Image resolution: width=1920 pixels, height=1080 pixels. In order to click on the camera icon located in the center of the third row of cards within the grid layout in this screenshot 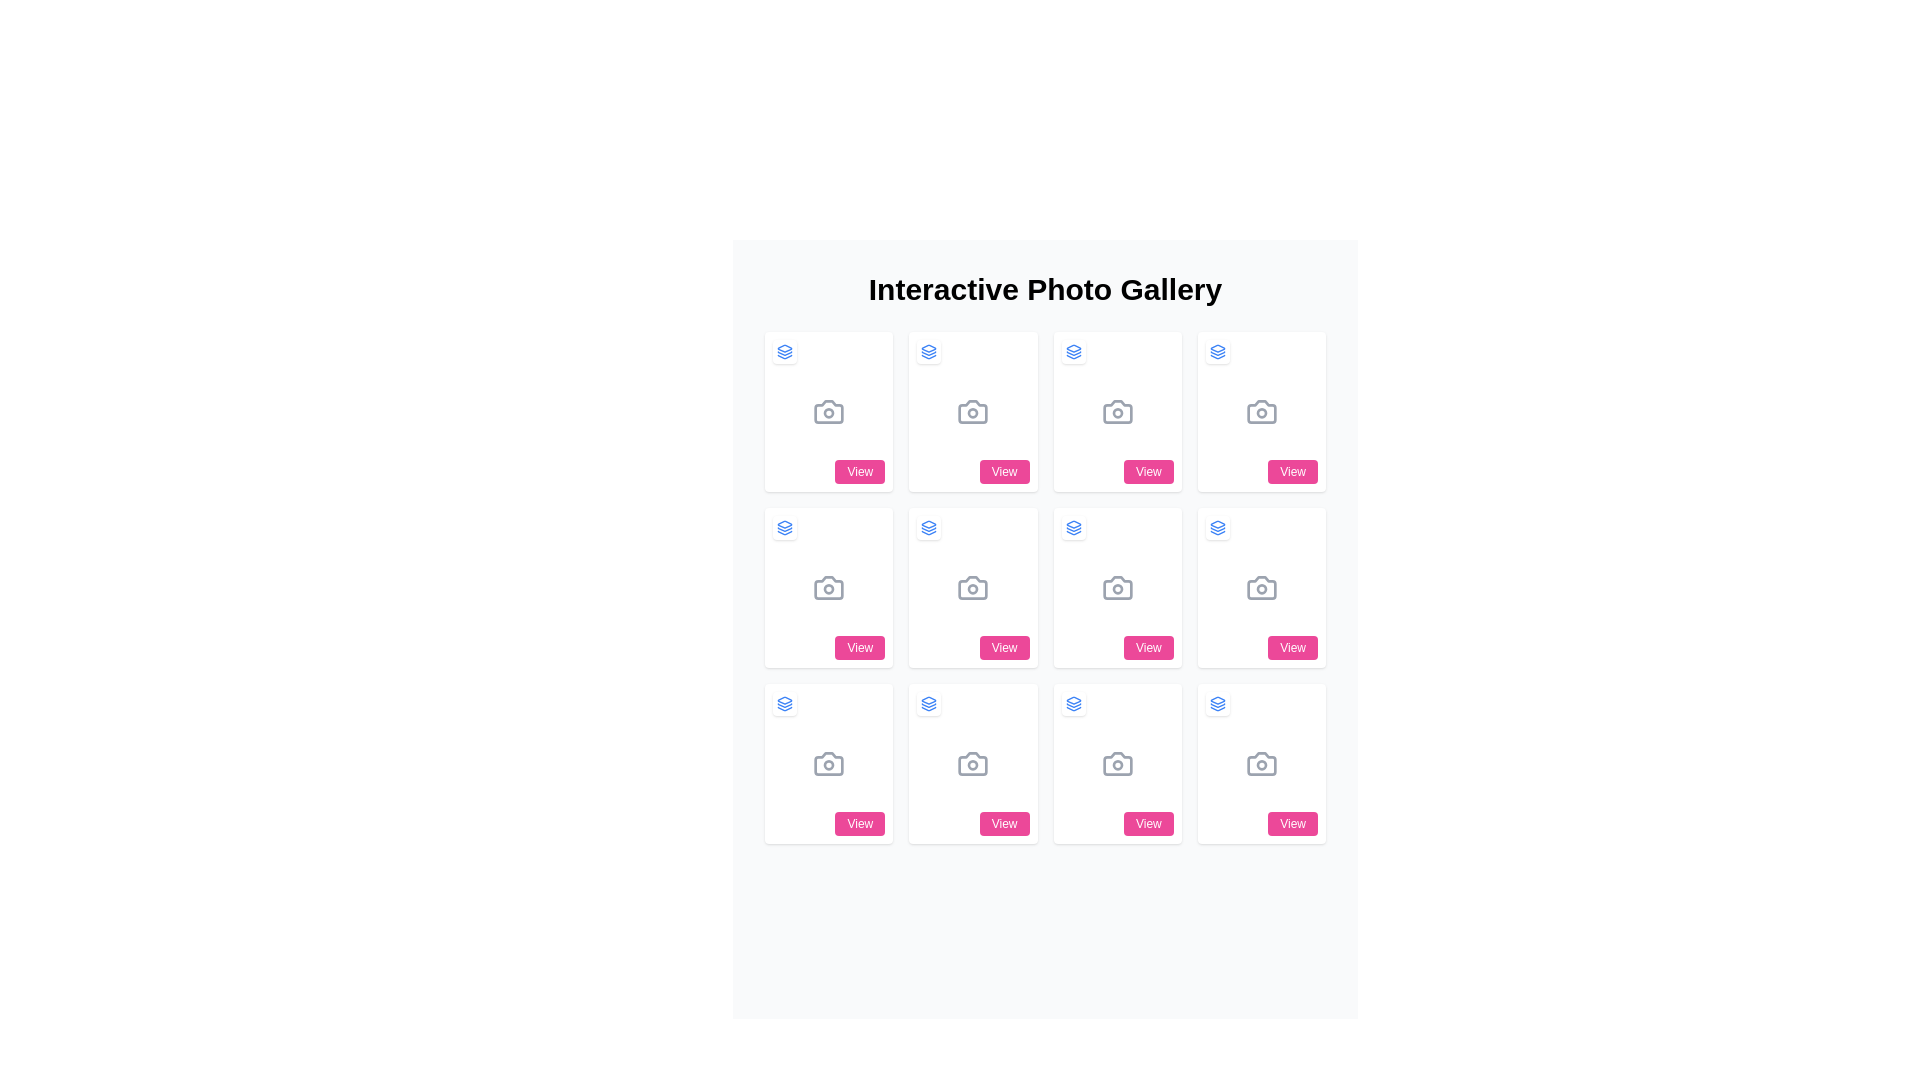, I will do `click(973, 586)`.